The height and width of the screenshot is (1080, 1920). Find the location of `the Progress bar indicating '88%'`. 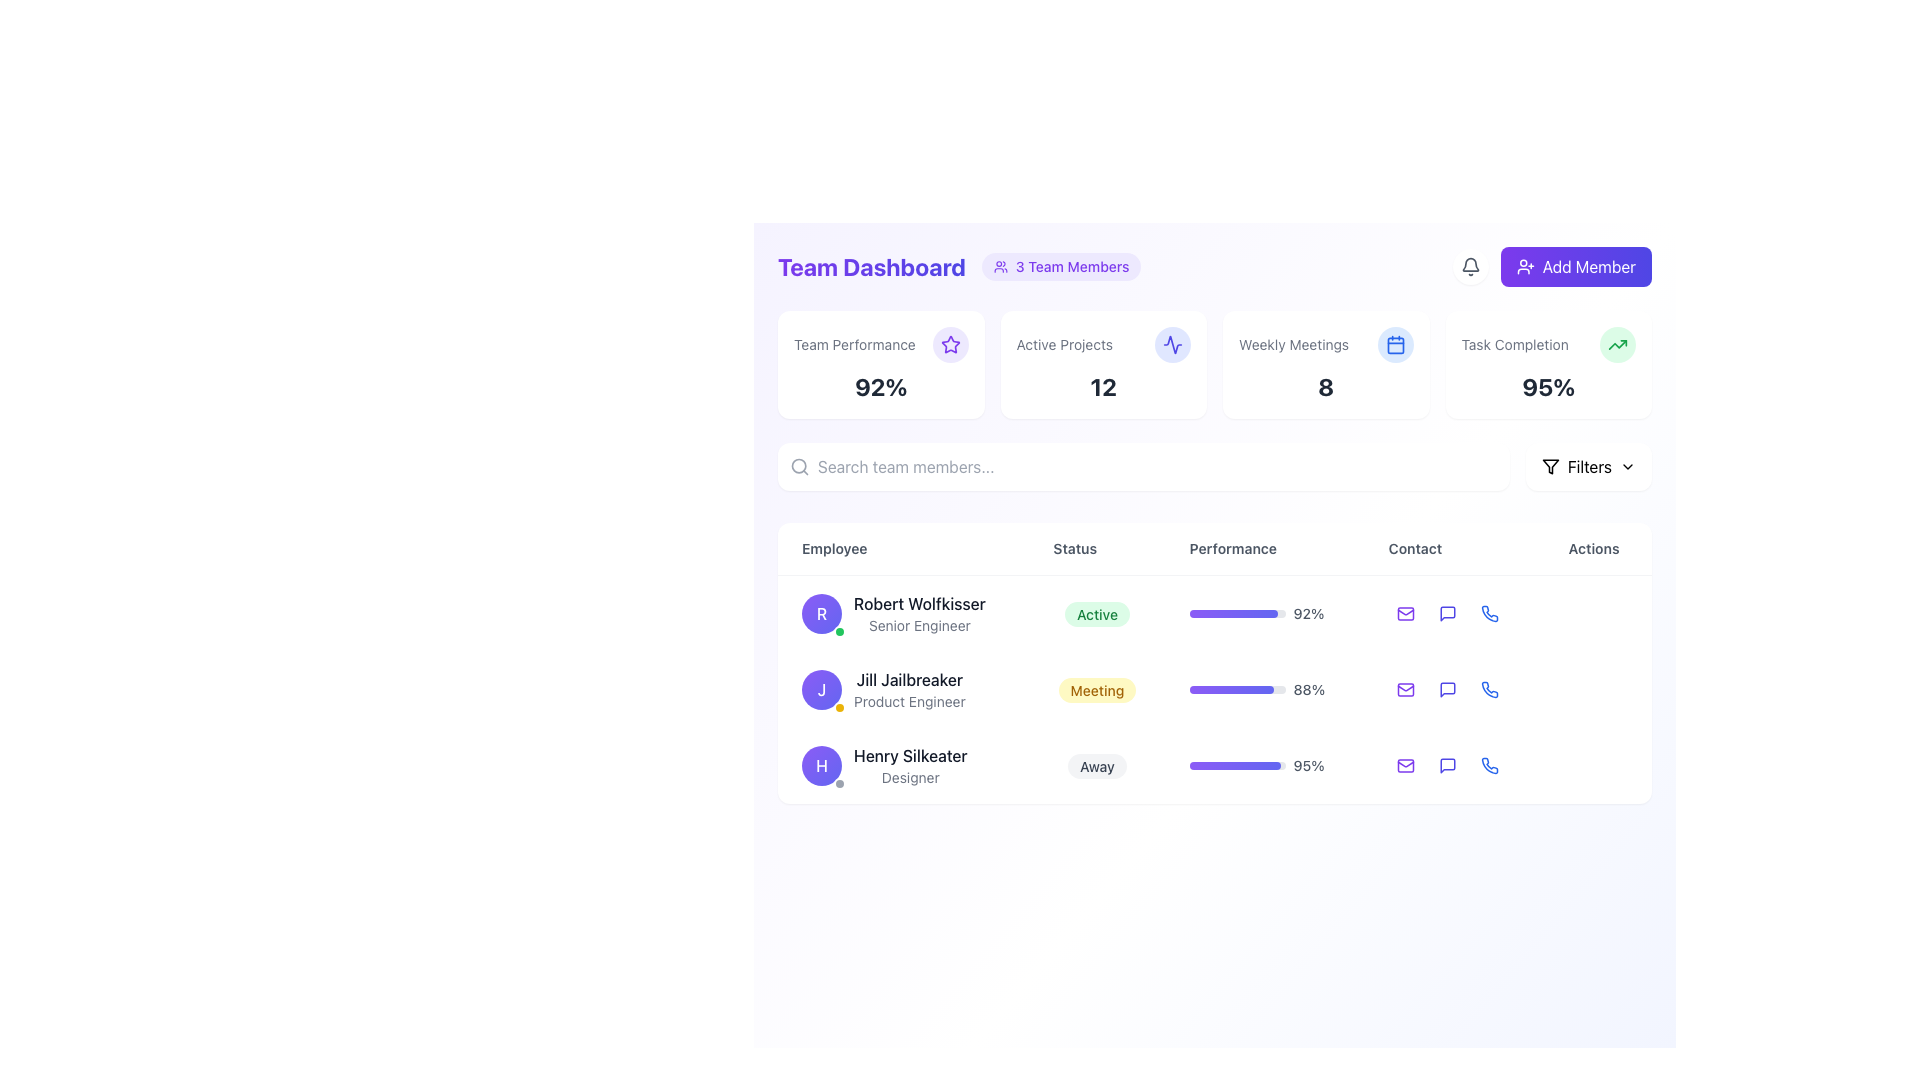

the Progress bar indicating '88%' is located at coordinates (1264, 689).